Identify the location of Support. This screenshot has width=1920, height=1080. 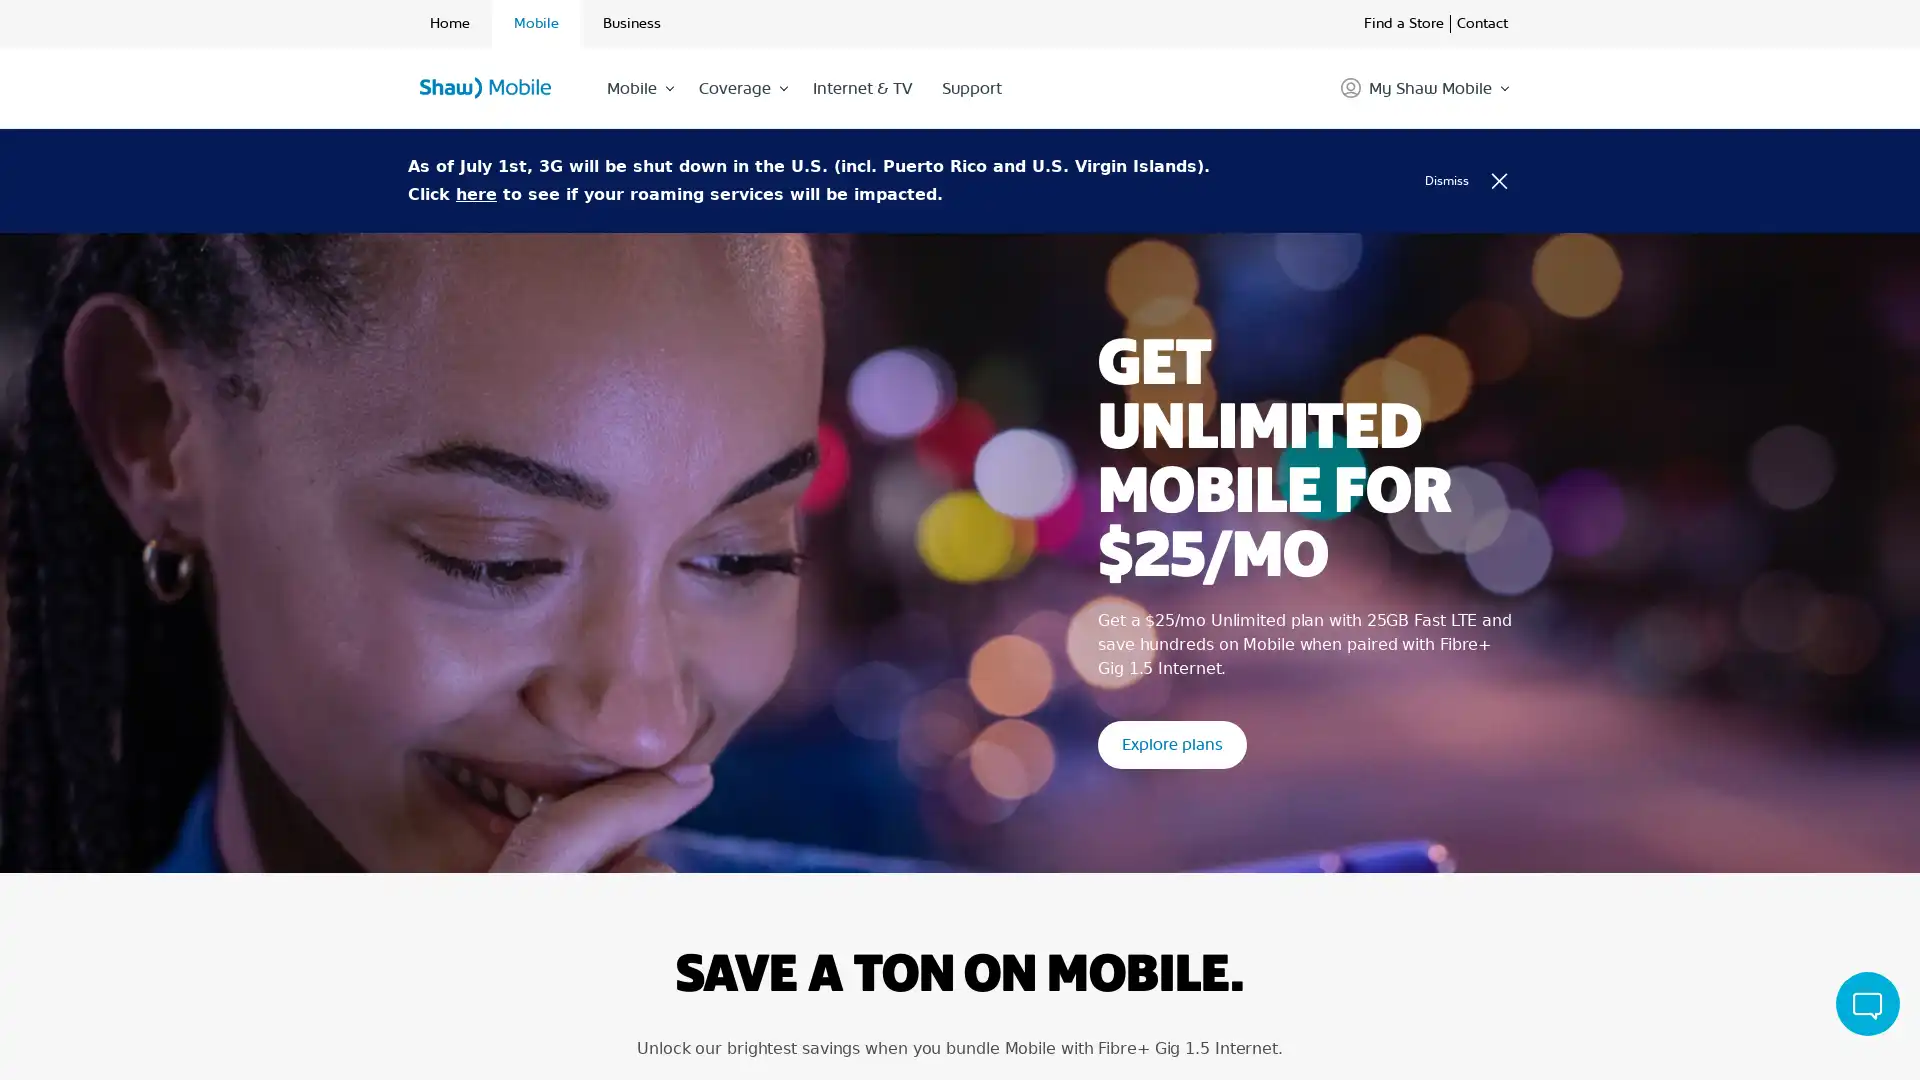
(970, 88).